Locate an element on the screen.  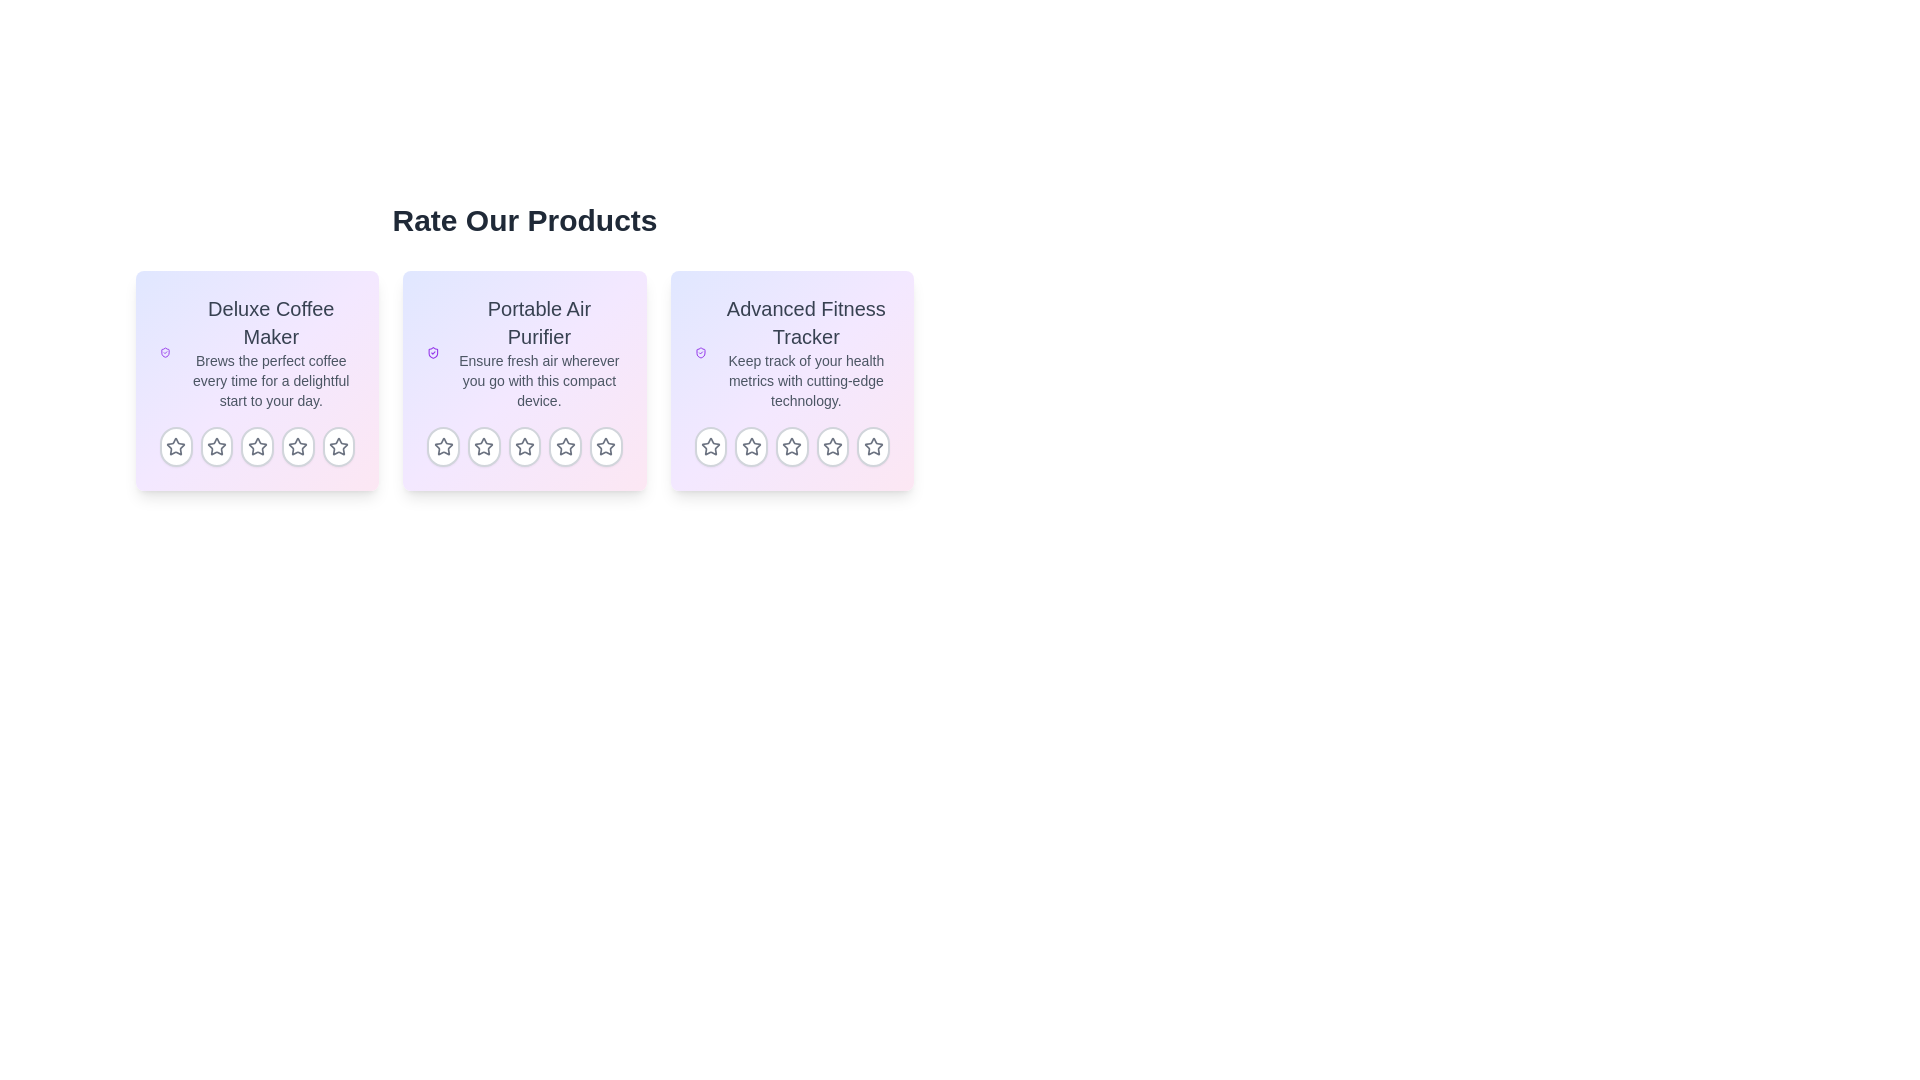
the third star icon in the rating feature for the 'Advanced Fitness Tracker' product is located at coordinates (791, 446).